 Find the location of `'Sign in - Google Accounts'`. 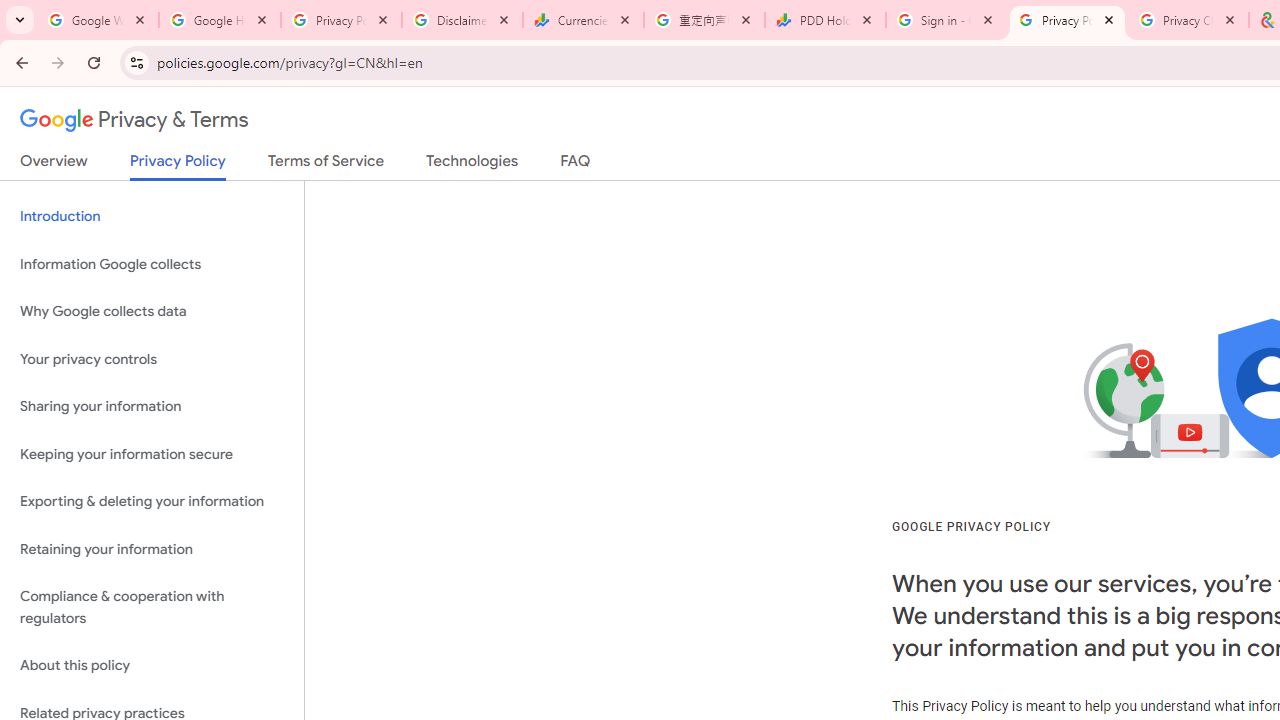

'Sign in - Google Accounts' is located at coordinates (945, 20).